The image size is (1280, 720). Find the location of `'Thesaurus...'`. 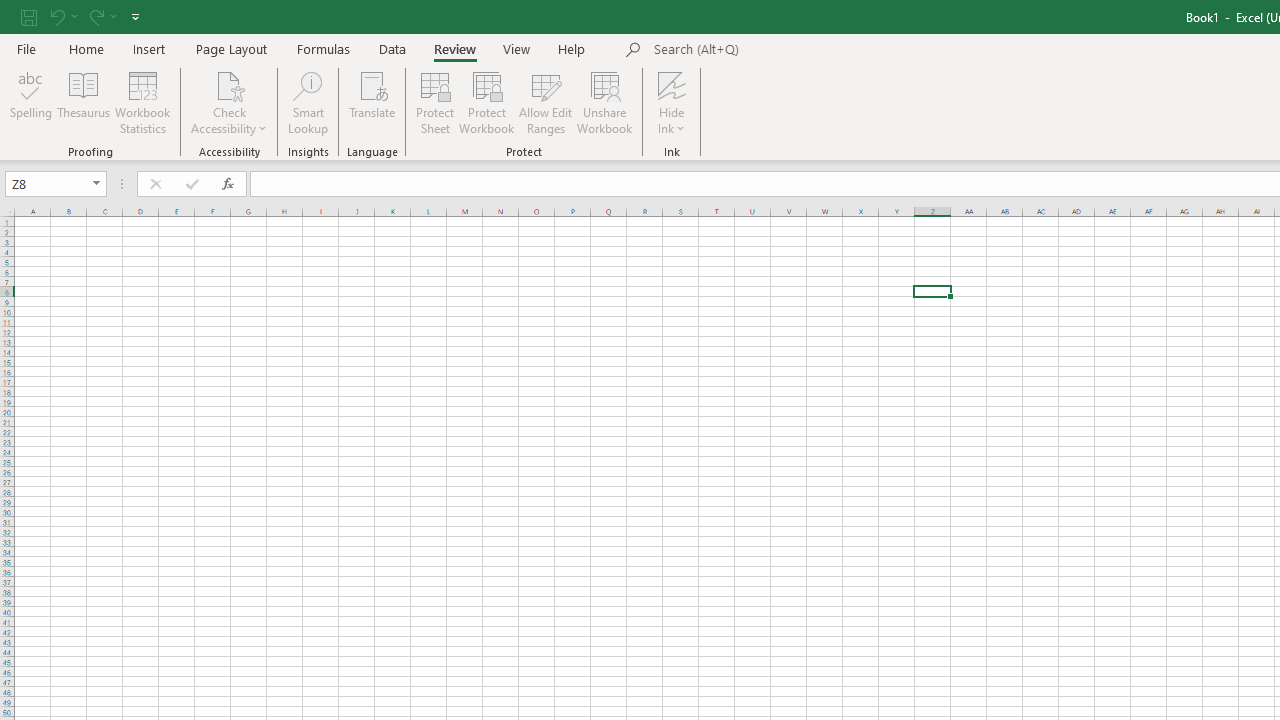

'Thesaurus...' is located at coordinates (82, 103).